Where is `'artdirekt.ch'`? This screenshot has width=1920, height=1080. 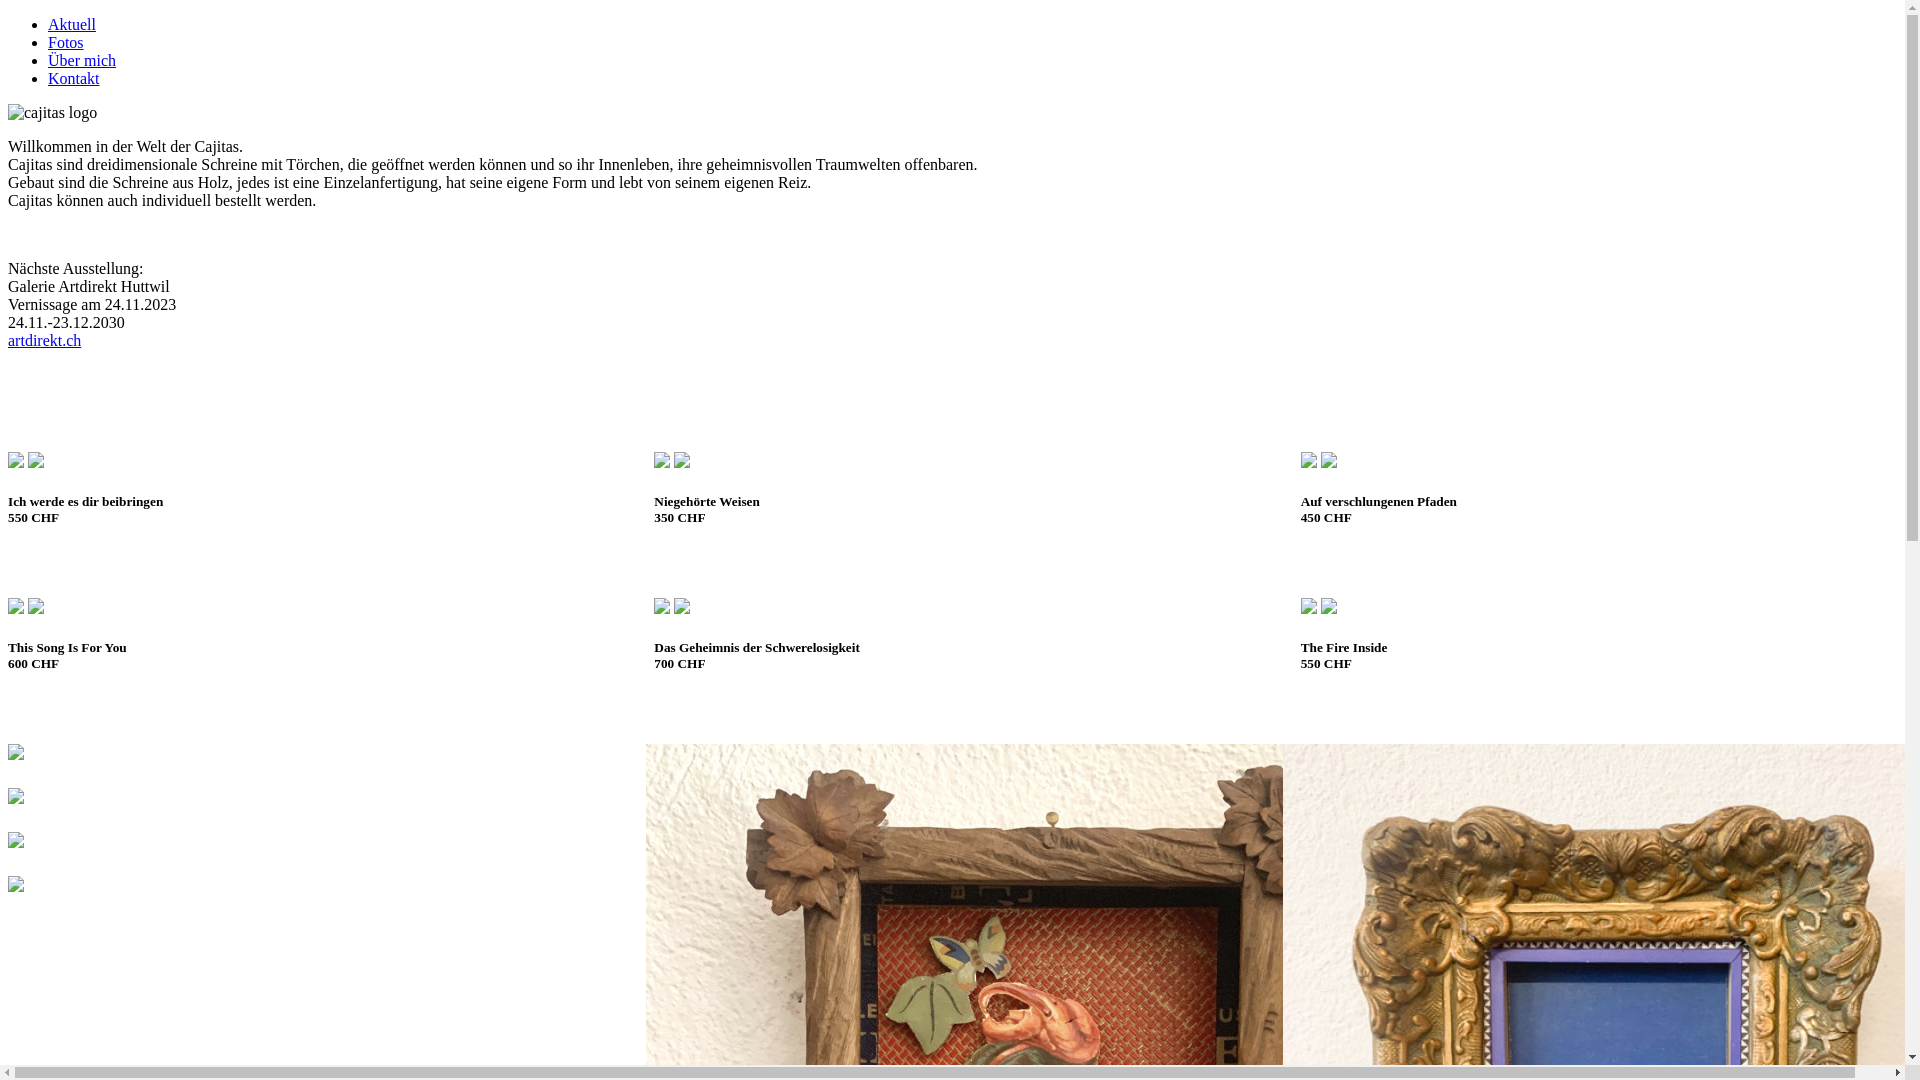 'artdirekt.ch' is located at coordinates (44, 339).